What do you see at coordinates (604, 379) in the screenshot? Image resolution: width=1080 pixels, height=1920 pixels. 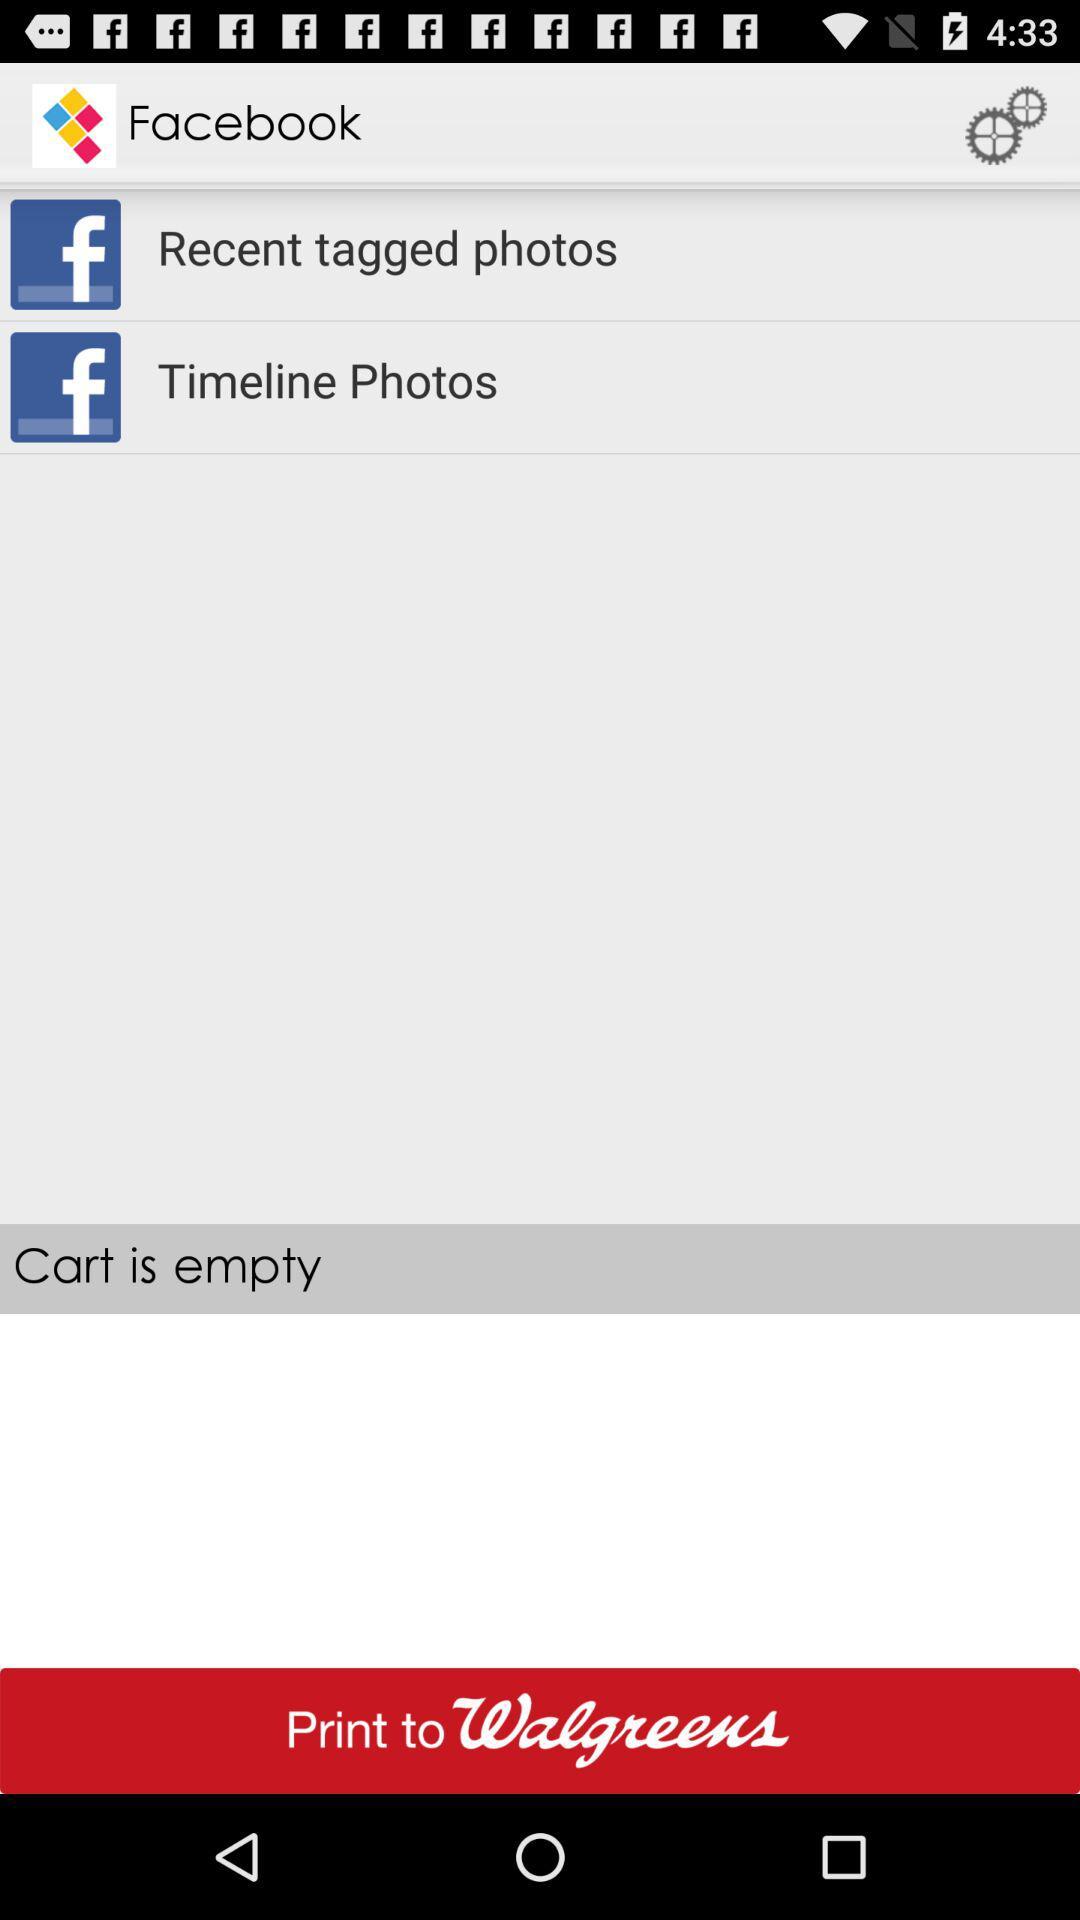 I see `the timeline photos item` at bounding box center [604, 379].